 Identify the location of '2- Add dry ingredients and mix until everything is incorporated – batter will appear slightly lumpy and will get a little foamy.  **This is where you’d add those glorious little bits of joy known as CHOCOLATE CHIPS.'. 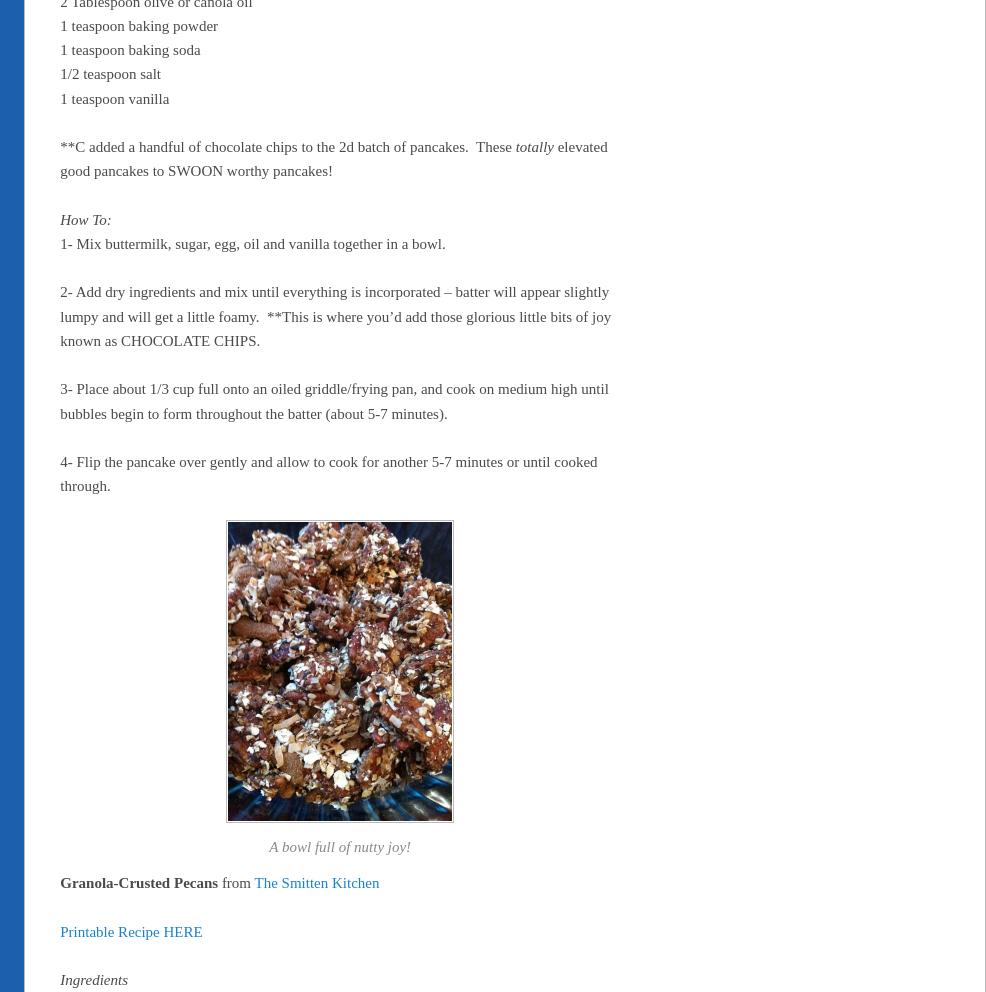
(334, 315).